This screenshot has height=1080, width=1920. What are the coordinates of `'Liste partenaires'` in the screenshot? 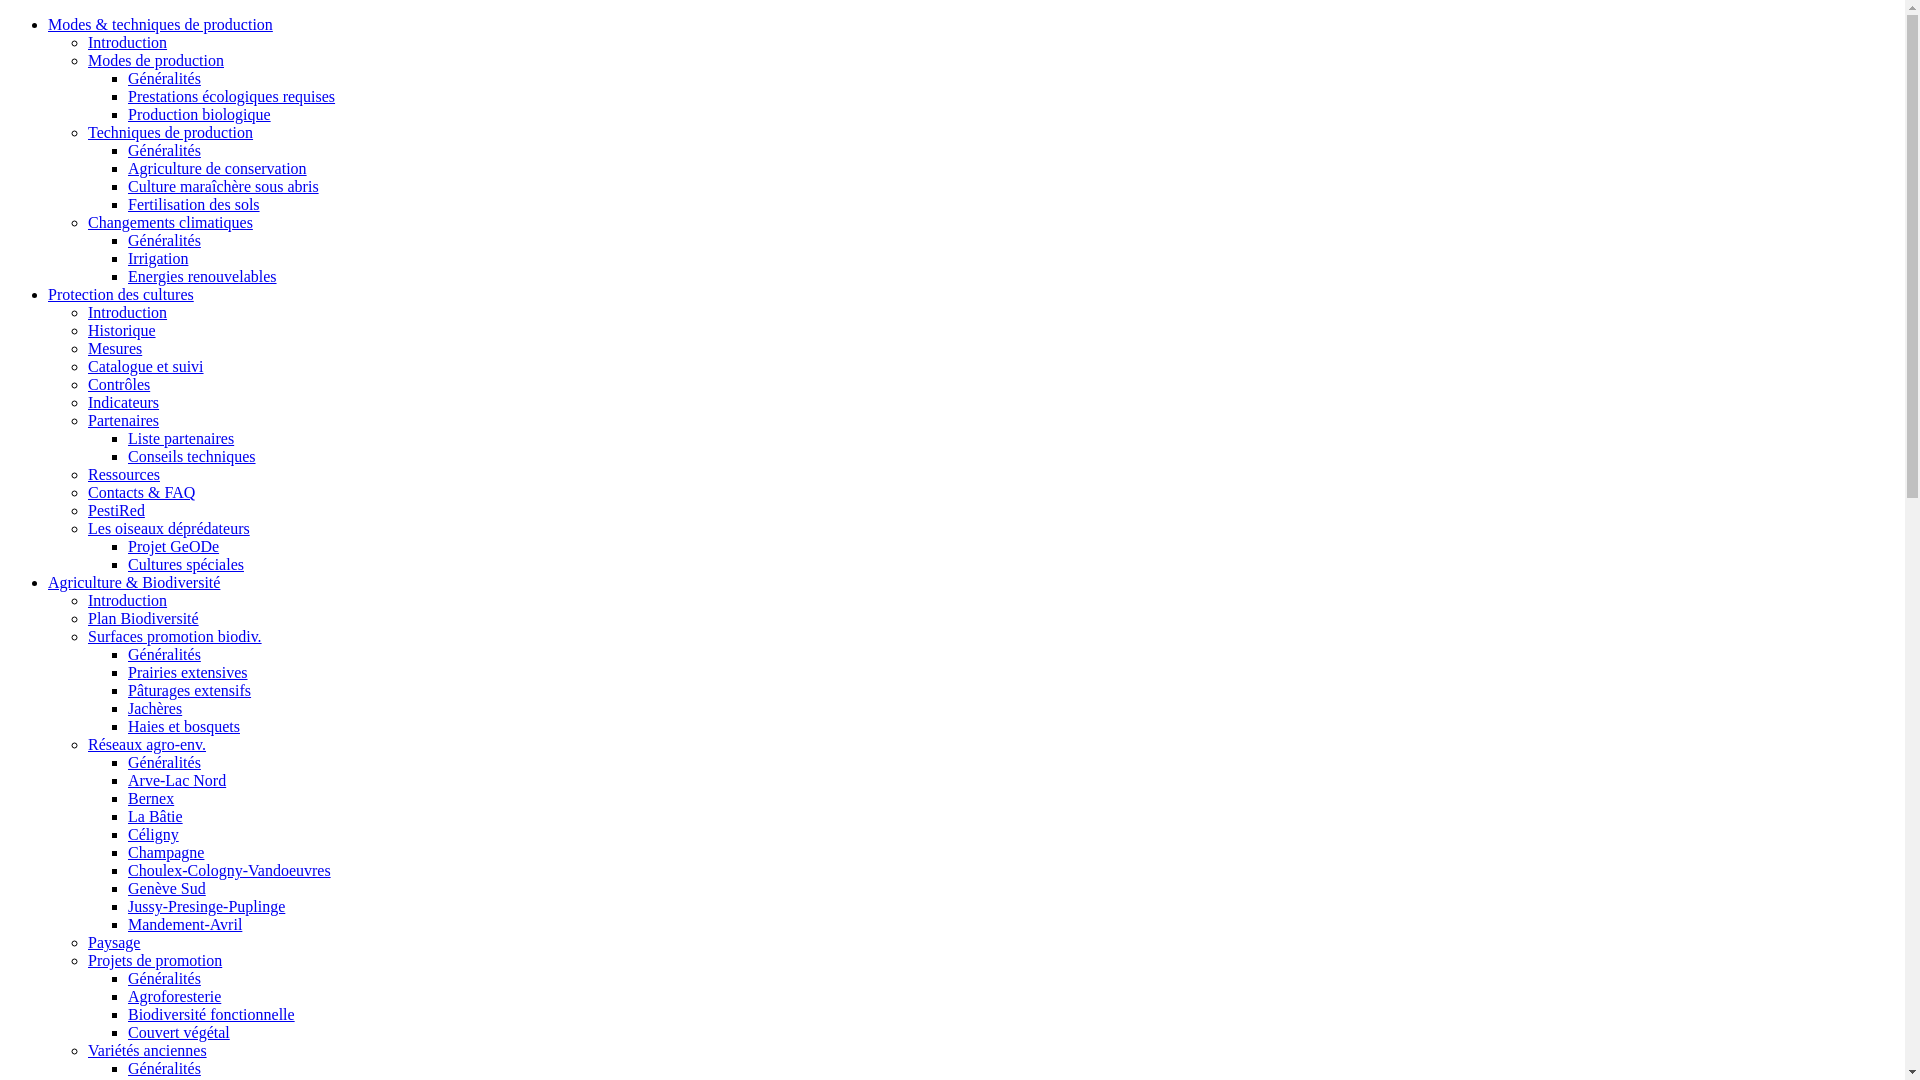 It's located at (127, 437).